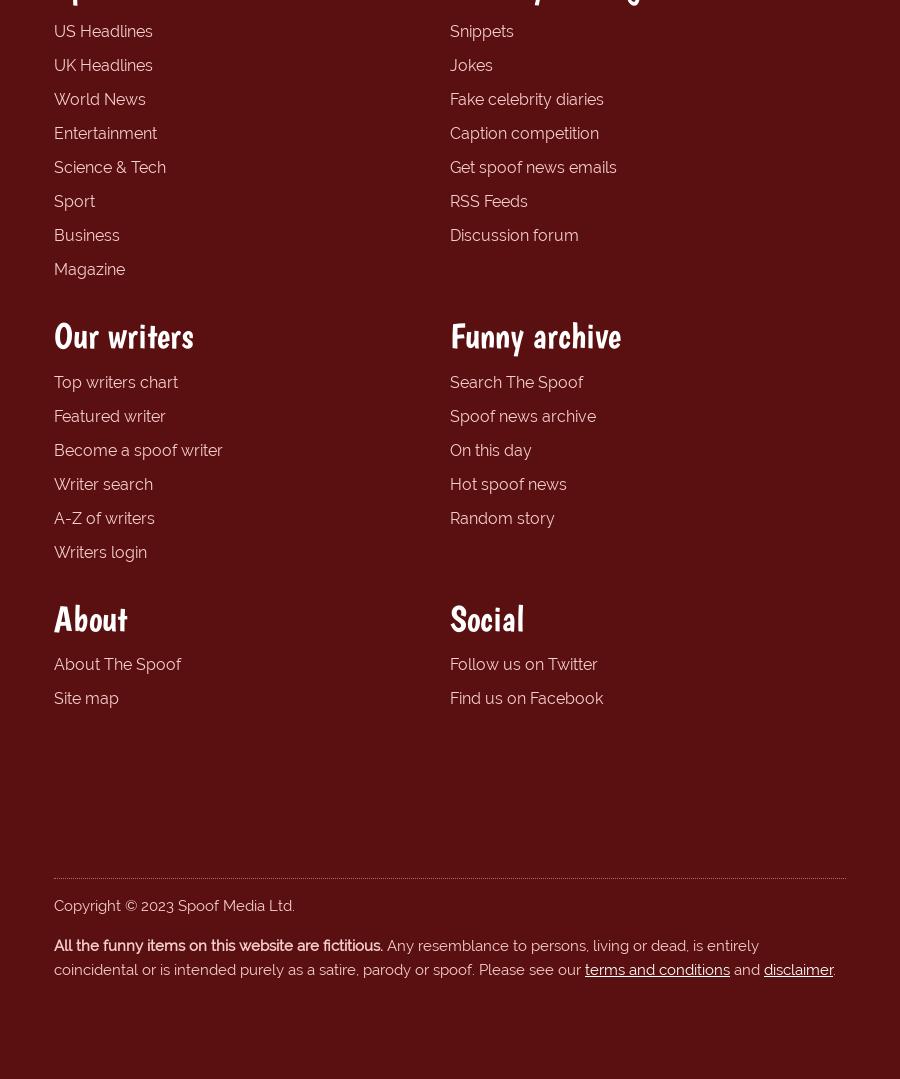 This screenshot has height=1079, width=900. What do you see at coordinates (53, 380) in the screenshot?
I see `'Top writers chart'` at bounding box center [53, 380].